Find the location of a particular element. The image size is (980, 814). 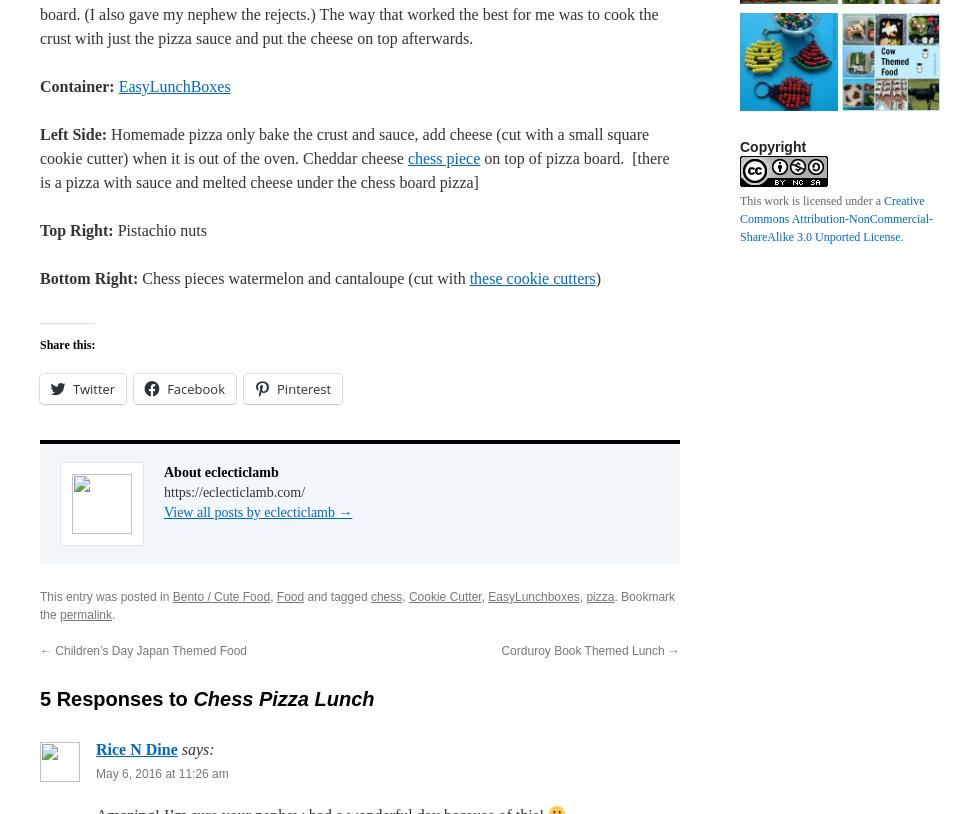

'Creative Commons Attribution-NonCommercial-ShareAlike 3.0 Unported License' is located at coordinates (836, 218).